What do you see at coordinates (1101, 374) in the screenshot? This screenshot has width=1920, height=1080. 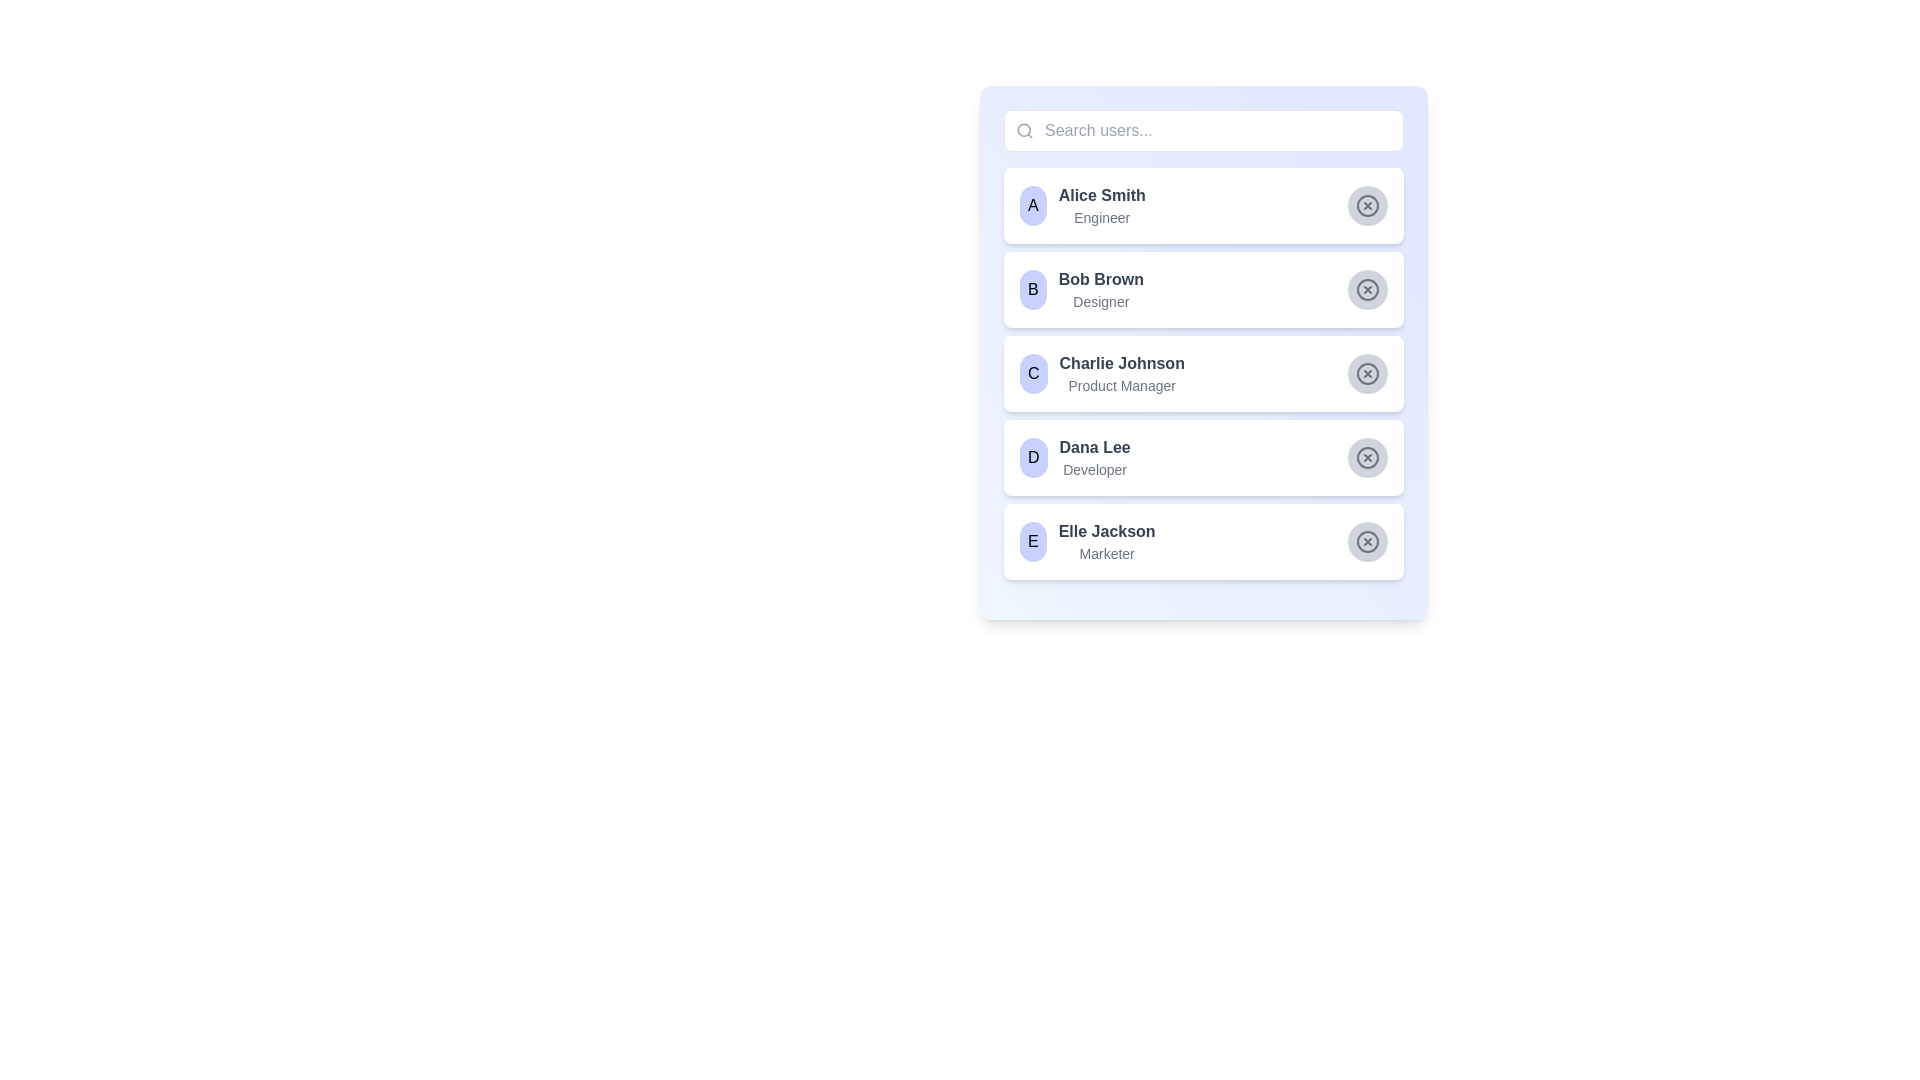 I see `on the third profile card in the list, which displays 'Charlie Johnson, Product Manager' with a light indigo initial 'C'` at bounding box center [1101, 374].